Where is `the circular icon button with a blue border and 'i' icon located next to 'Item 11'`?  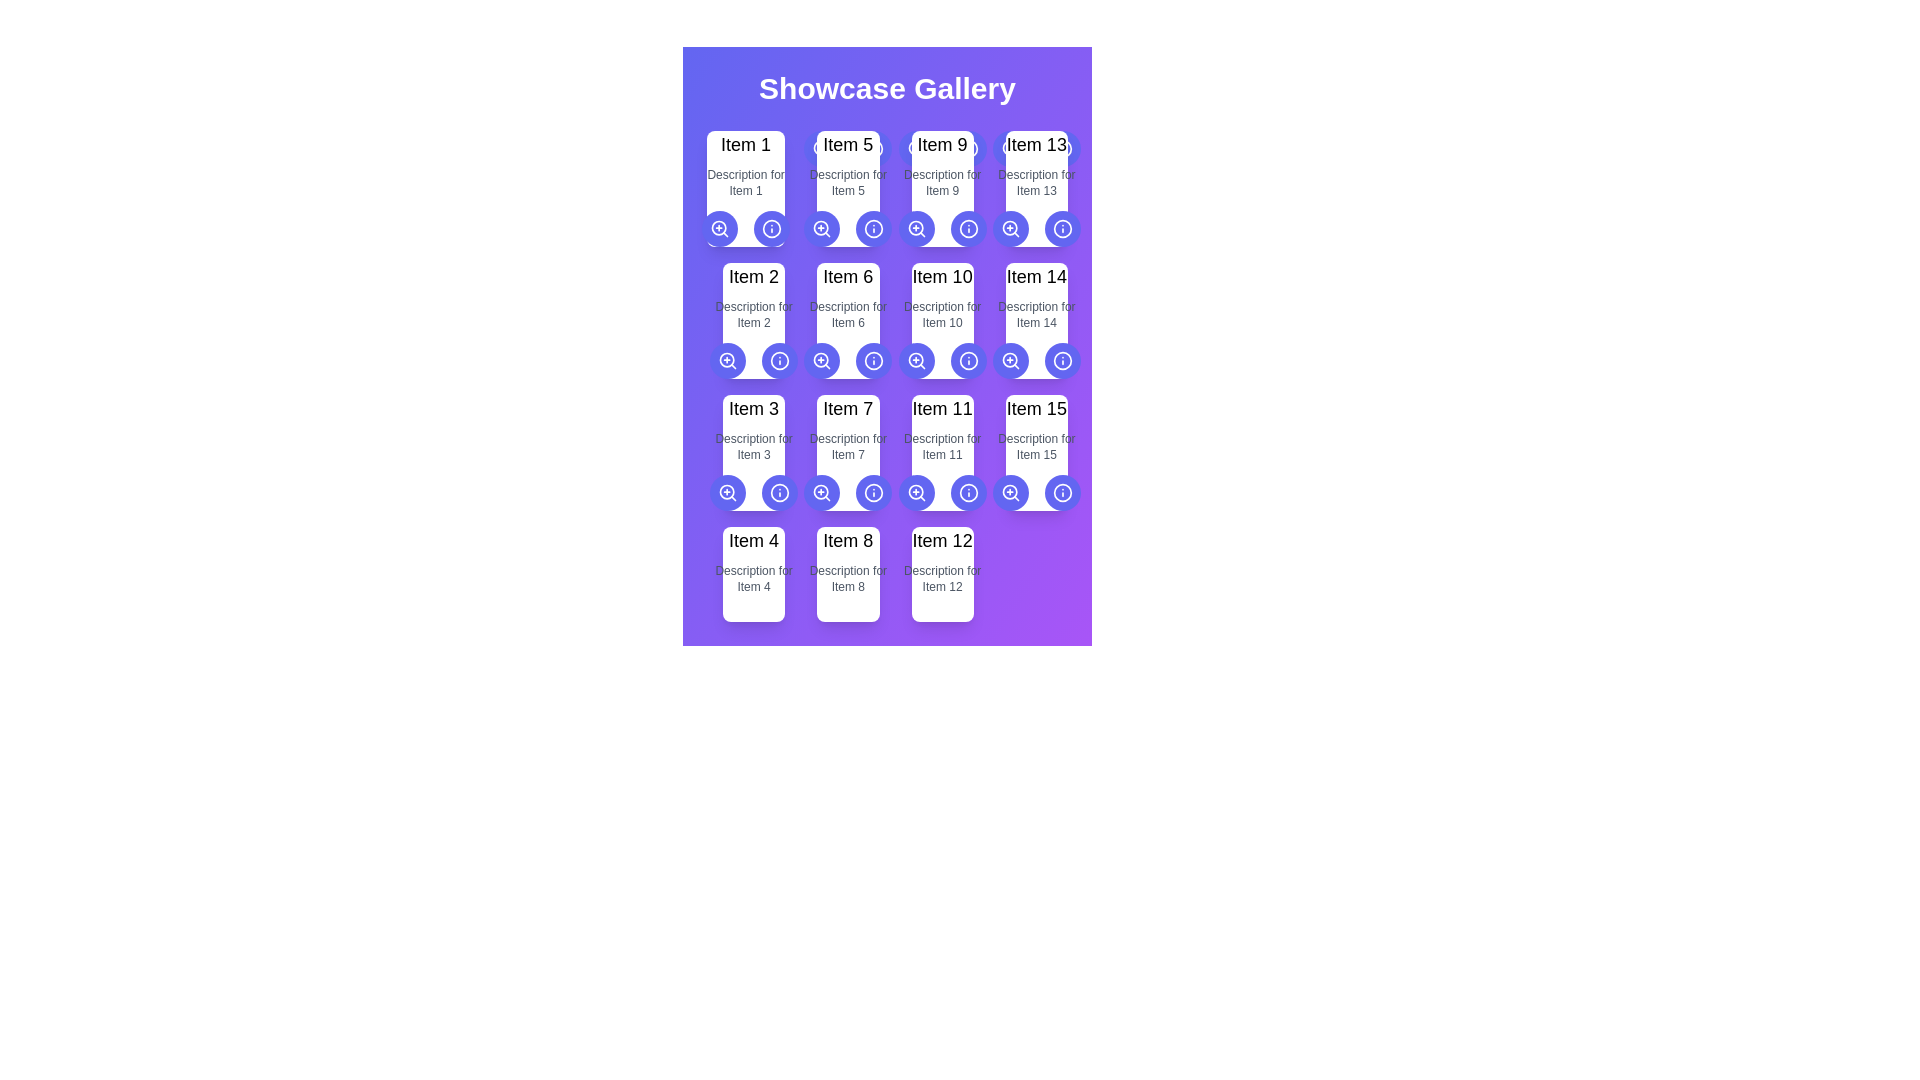 the circular icon button with a blue border and 'i' icon located next to 'Item 11' is located at coordinates (968, 361).